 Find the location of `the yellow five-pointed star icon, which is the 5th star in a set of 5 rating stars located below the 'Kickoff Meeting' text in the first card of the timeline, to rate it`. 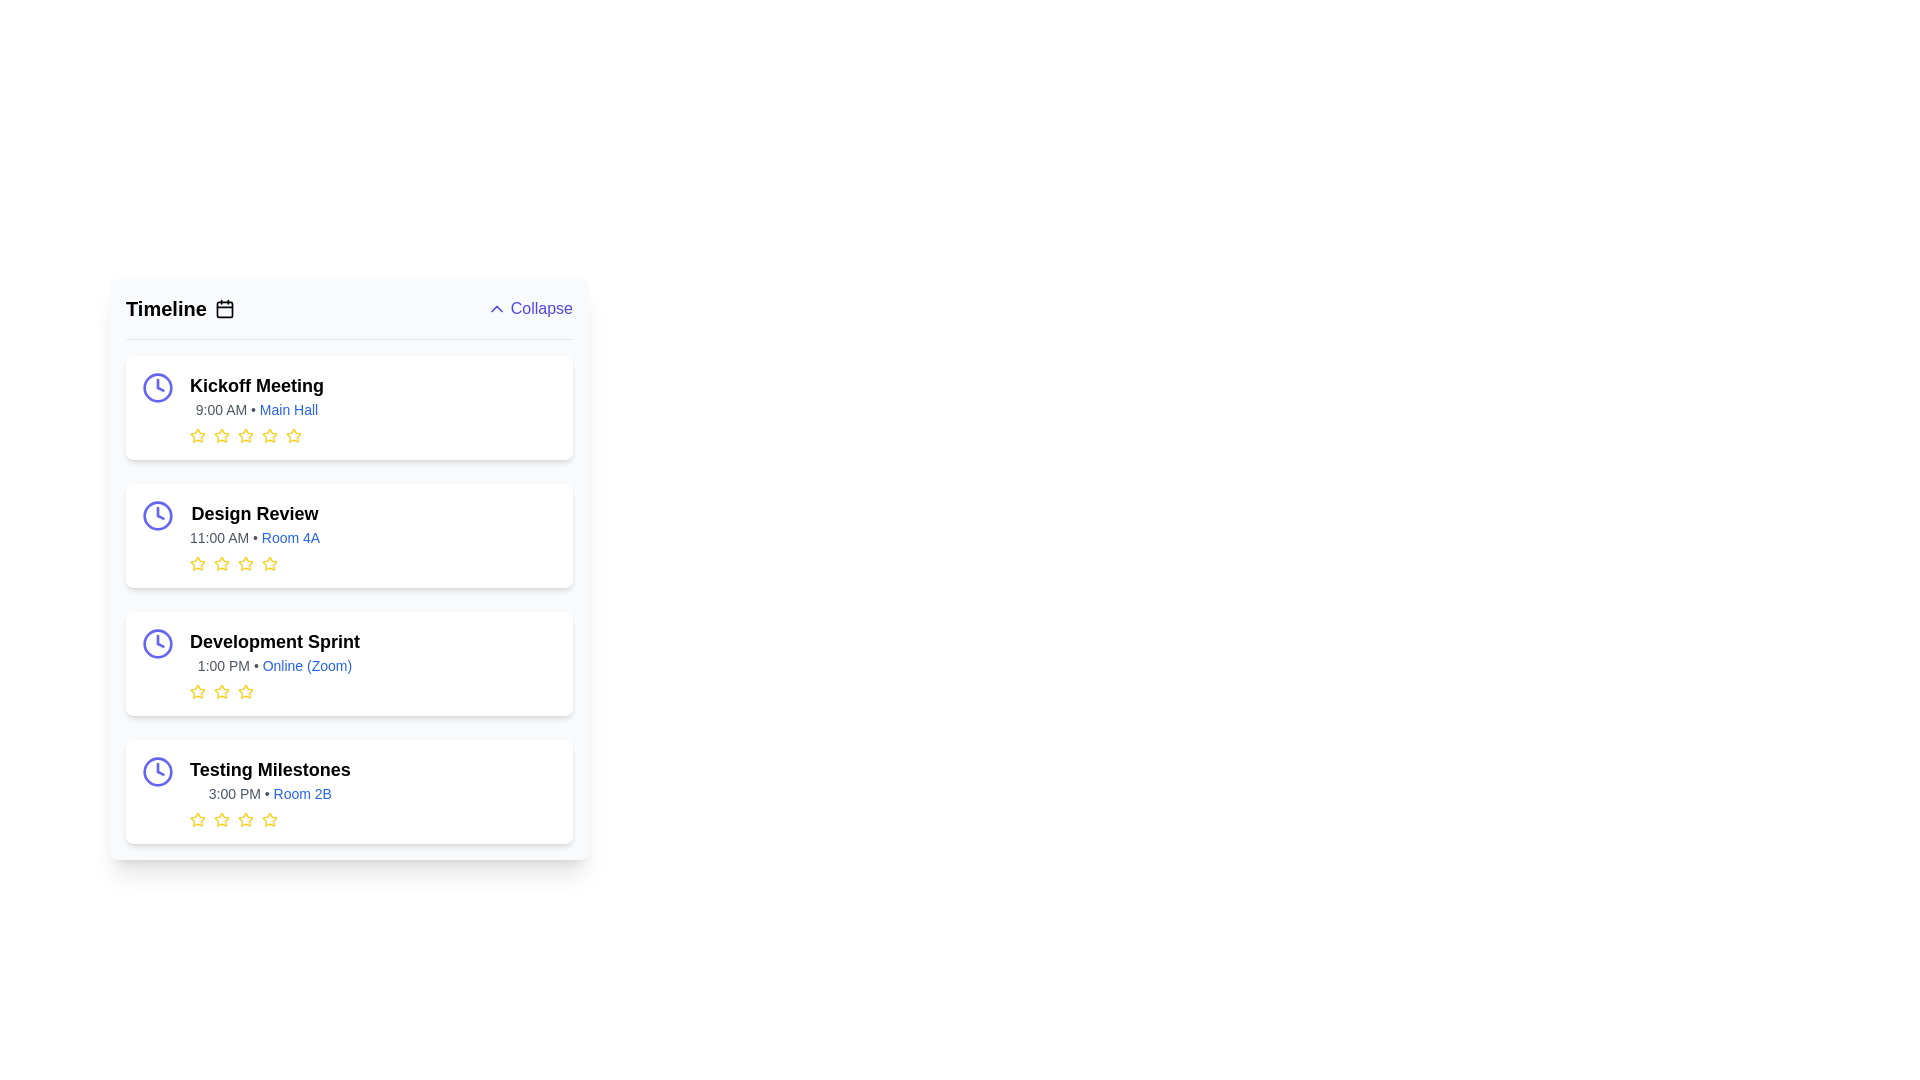

the yellow five-pointed star icon, which is the 5th star in a set of 5 rating stars located below the 'Kickoff Meeting' text in the first card of the timeline, to rate it is located at coordinates (268, 434).